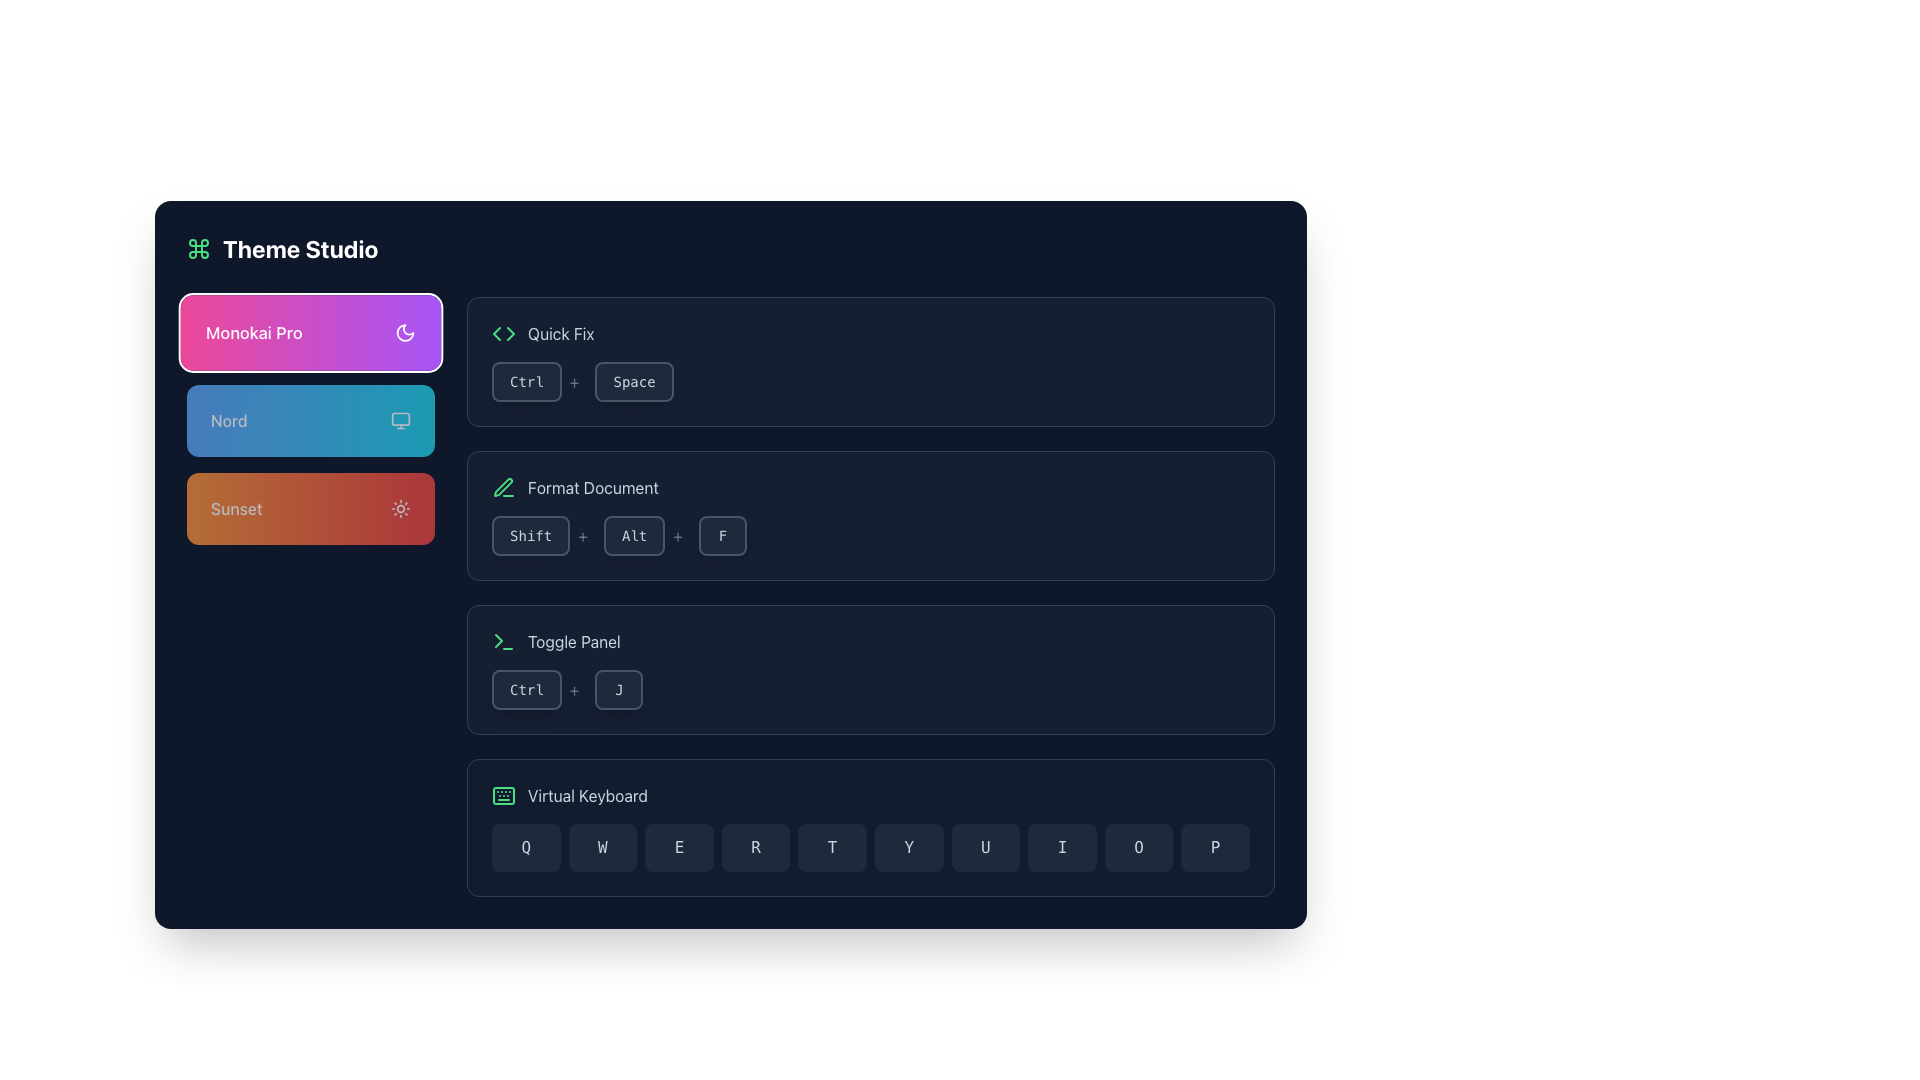 The image size is (1920, 1080). Describe the element at coordinates (633, 381) in the screenshot. I see `the non-interactive button-like display element representing the 'Space' key in the 'Quick Fix' section, part of the keybinding display labeled 'Ctrl+Space'` at that location.